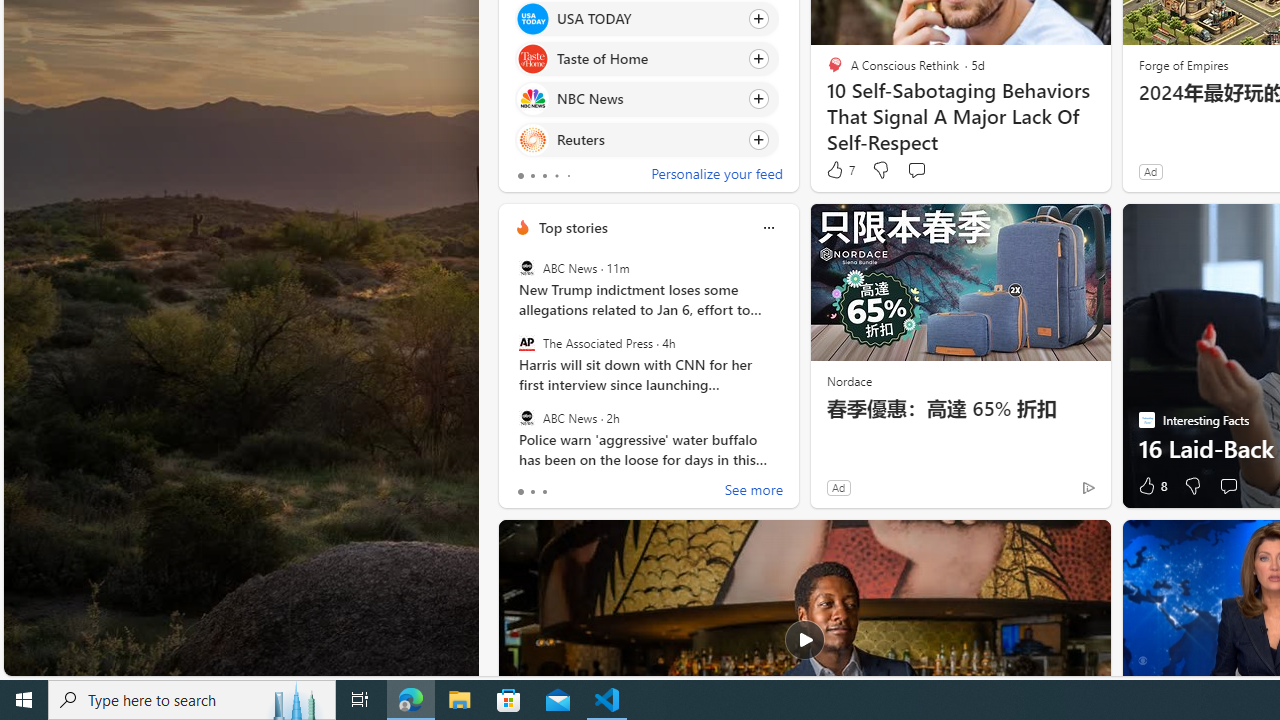 Image resolution: width=1280 pixels, height=720 pixels. What do you see at coordinates (838, 487) in the screenshot?
I see `'Ad'` at bounding box center [838, 487].